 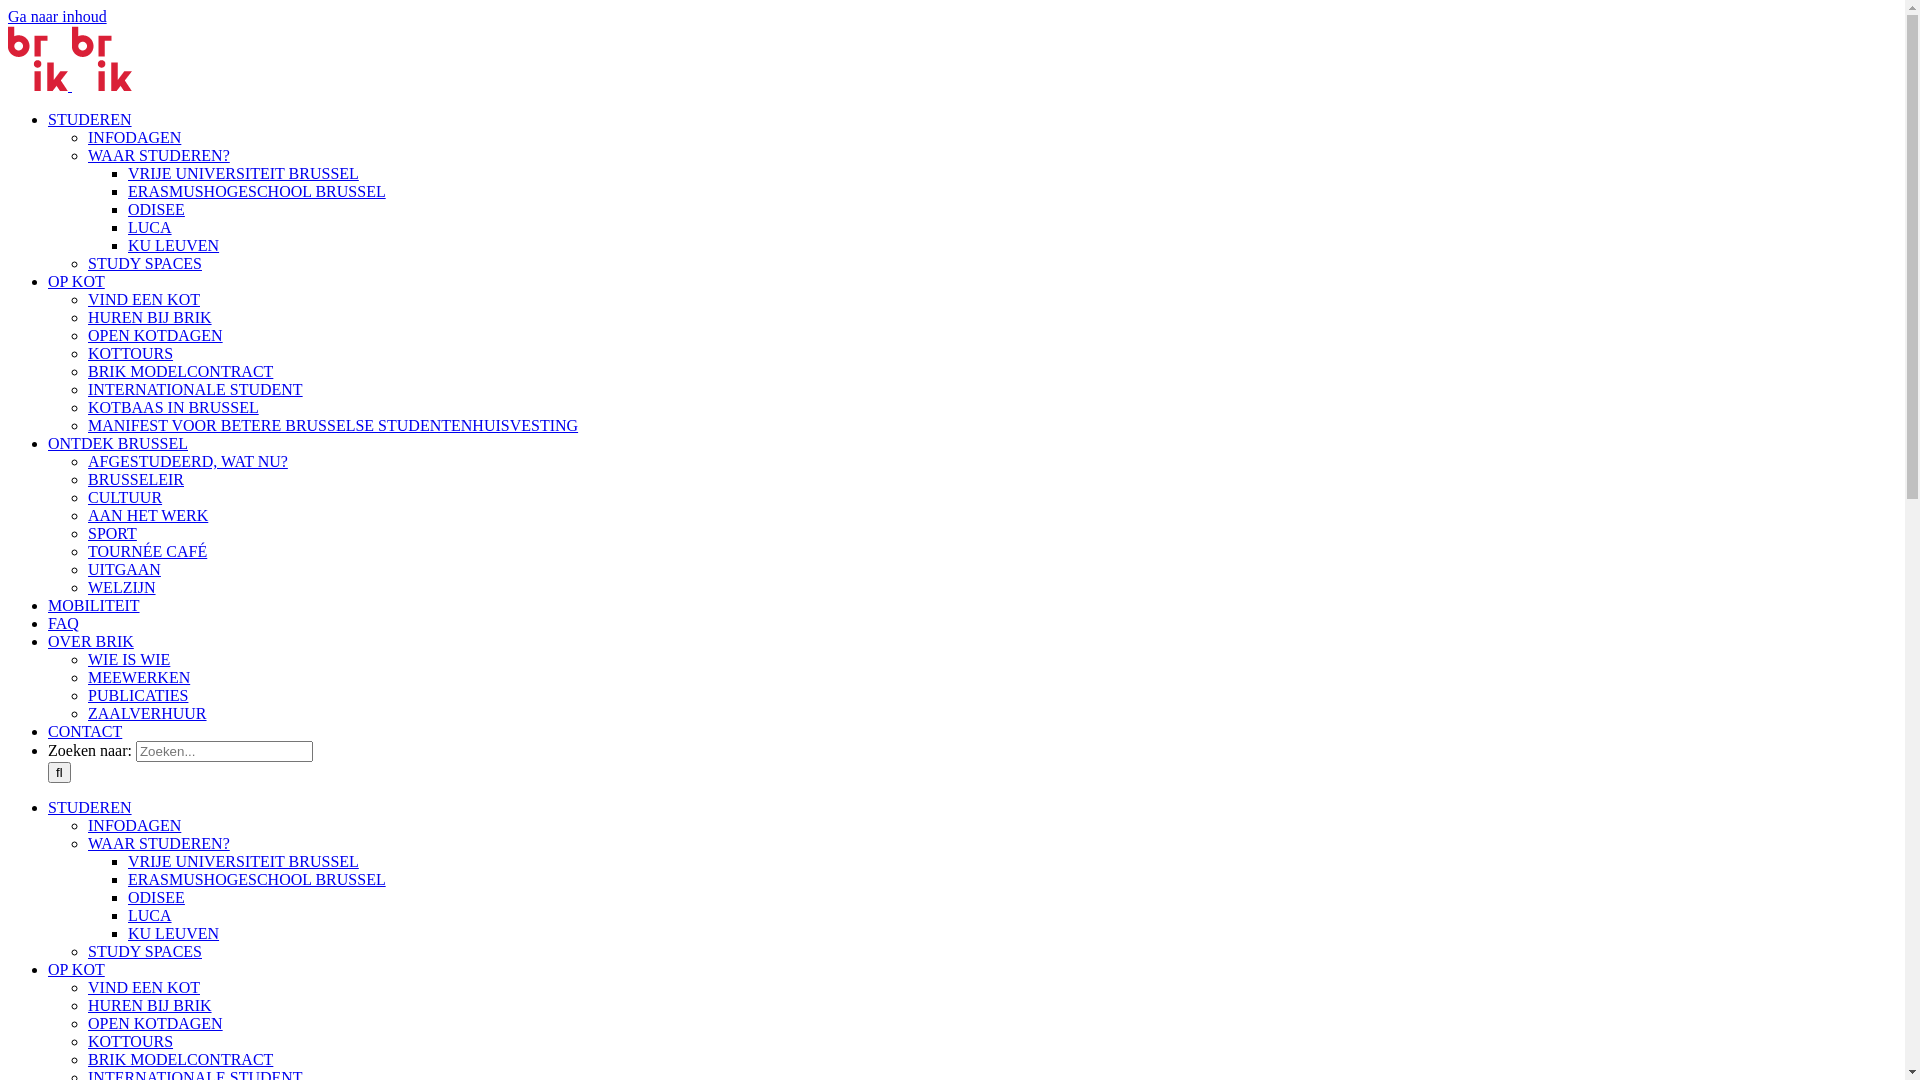 What do you see at coordinates (133, 825) in the screenshot?
I see `'INFODAGEN'` at bounding box center [133, 825].